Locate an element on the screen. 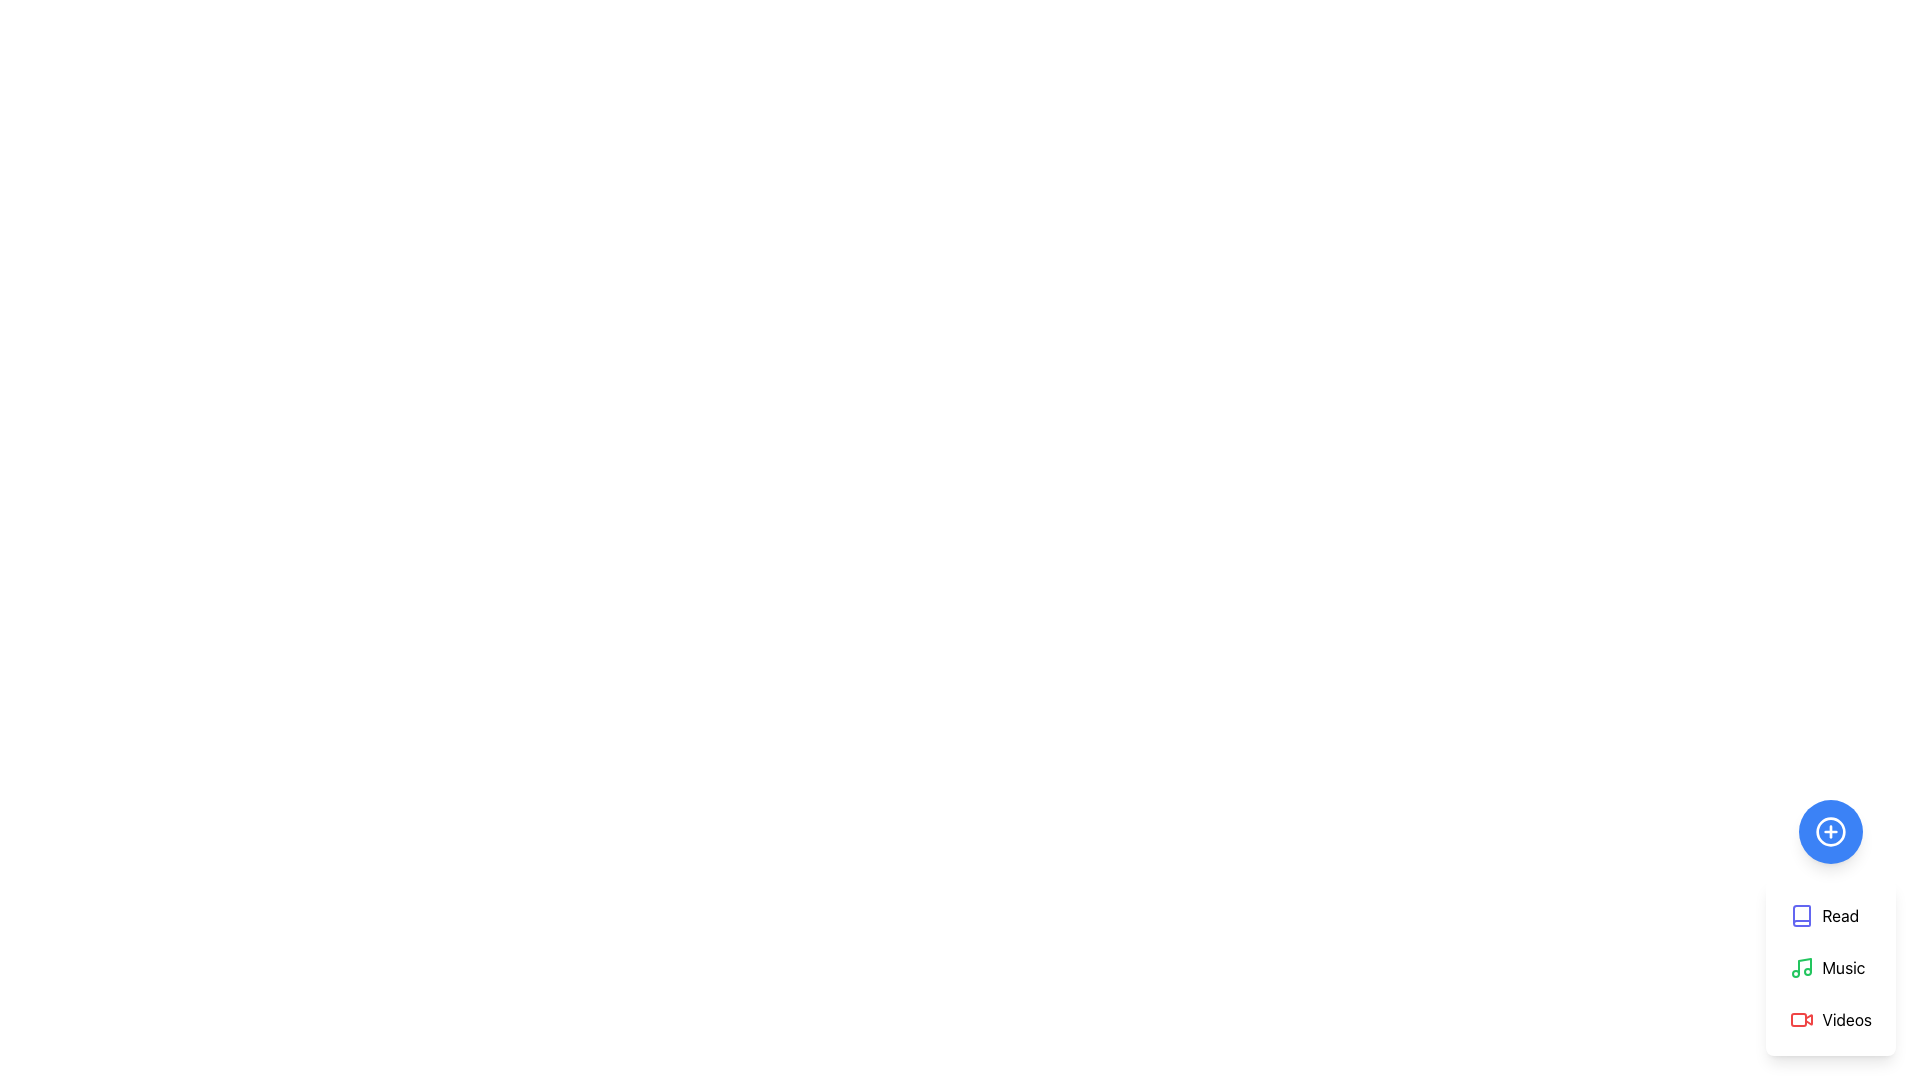  the Interactive menu entry labeled 'Music' is located at coordinates (1831, 967).